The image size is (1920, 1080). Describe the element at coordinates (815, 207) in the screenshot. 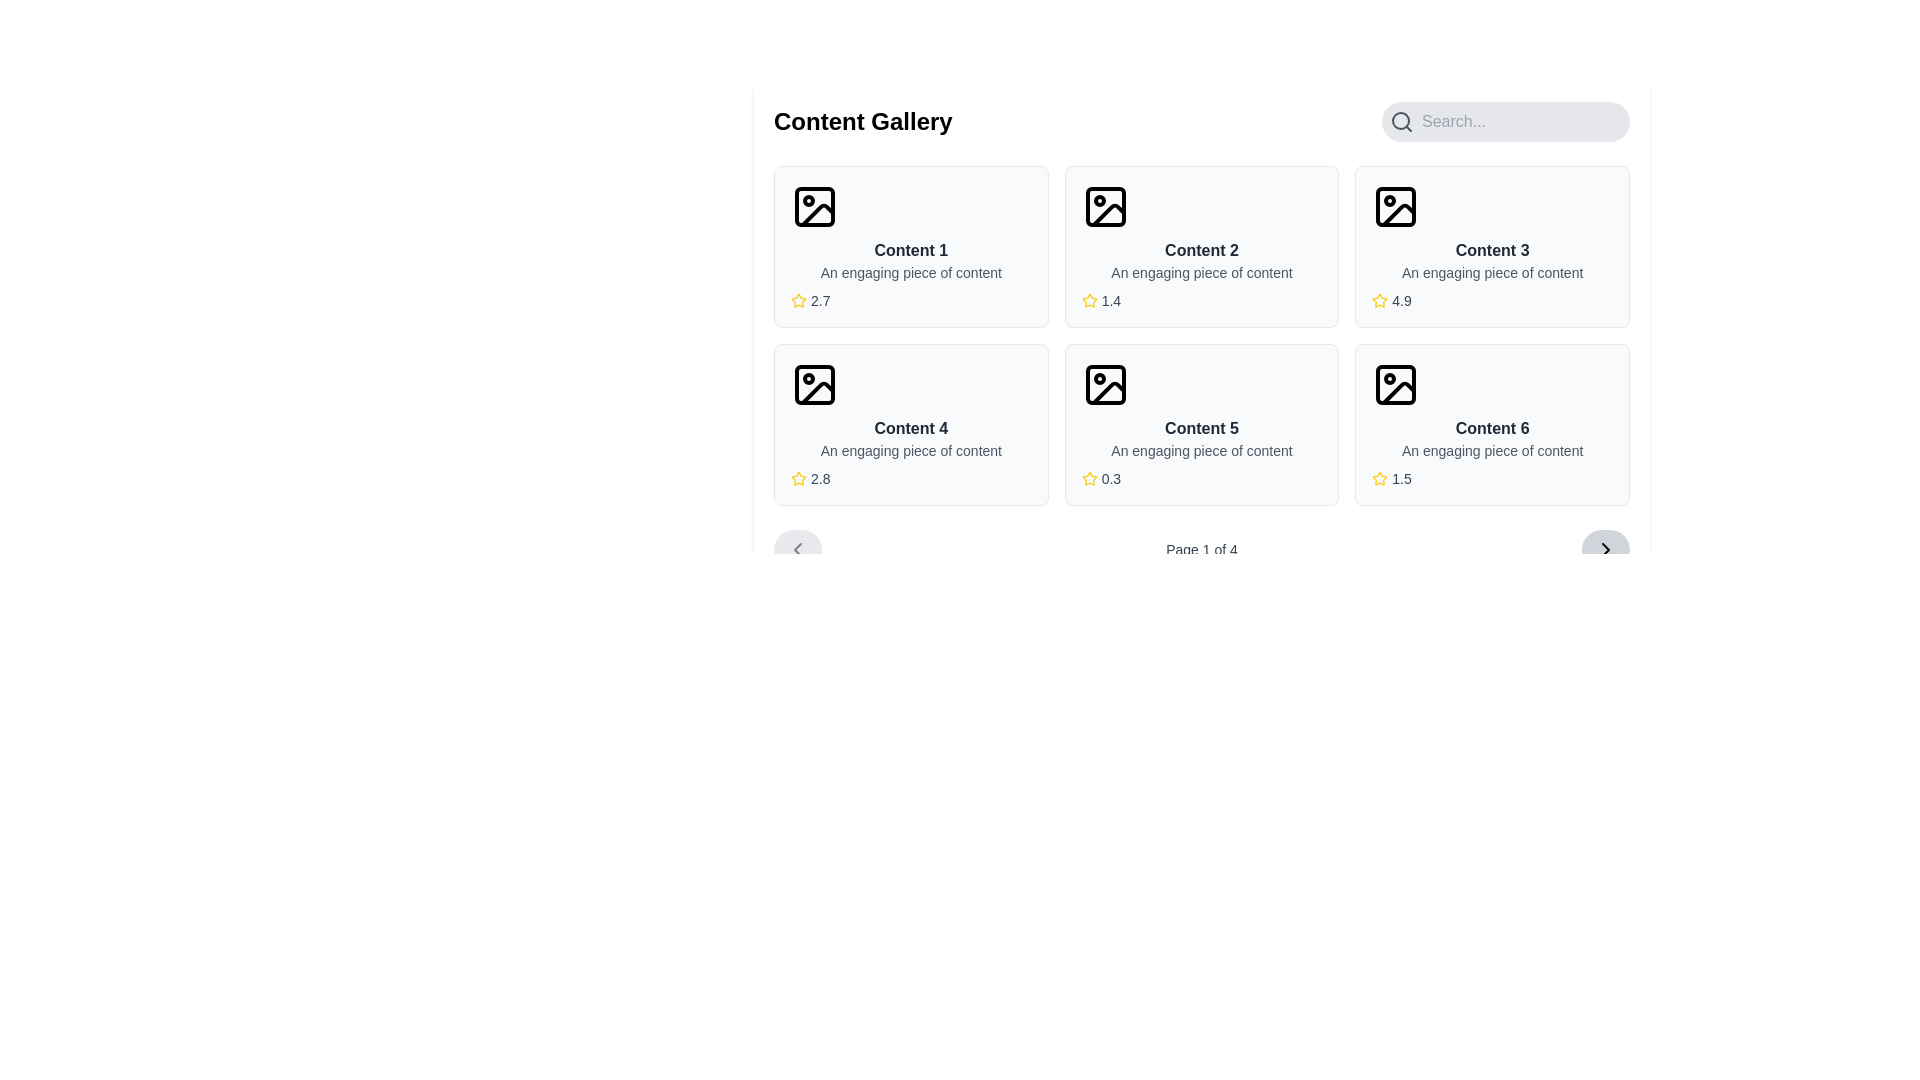

I see `the SVG rectangular shape with rounded corners that resembles an image placeholder, which is located above the text 'Content 1' in the first item of the content grid` at that location.